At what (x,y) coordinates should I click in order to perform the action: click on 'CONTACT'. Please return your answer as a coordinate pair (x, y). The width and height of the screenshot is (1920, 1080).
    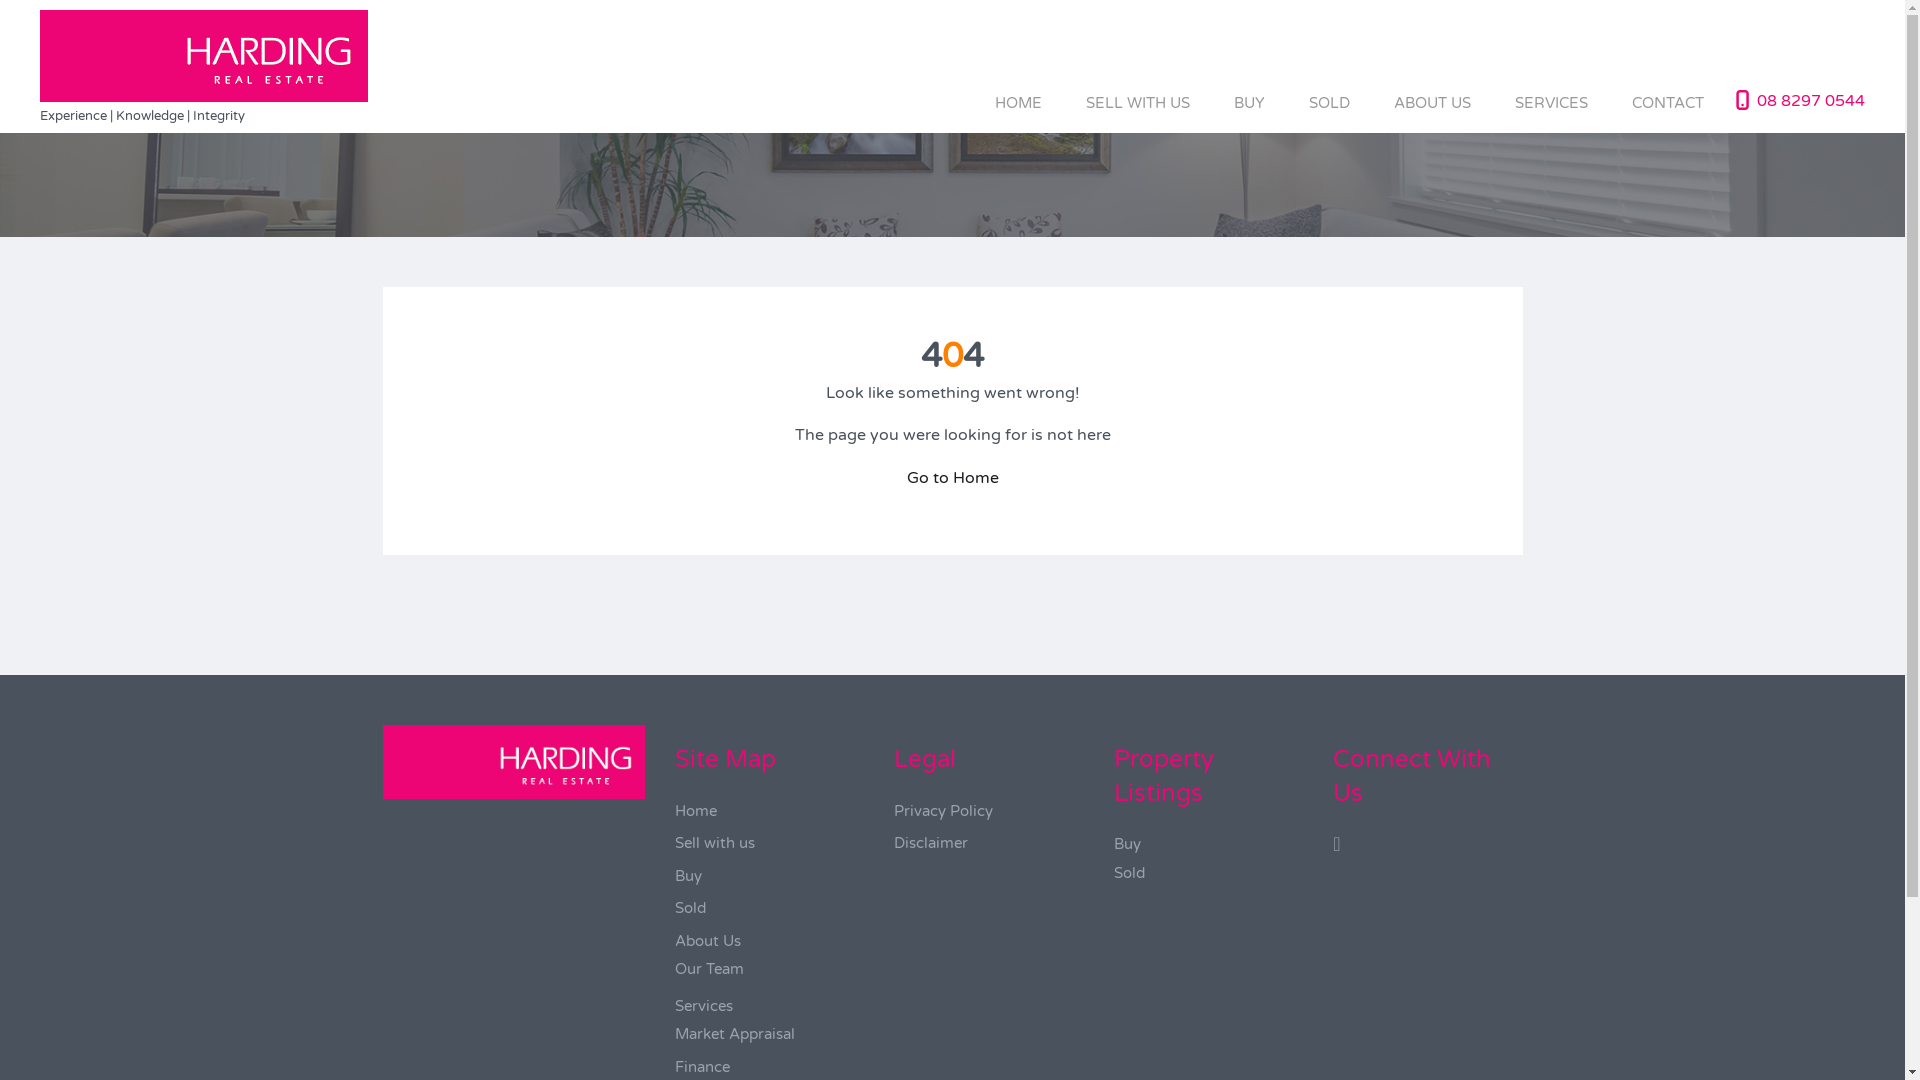
    Looking at the image, I should click on (1609, 102).